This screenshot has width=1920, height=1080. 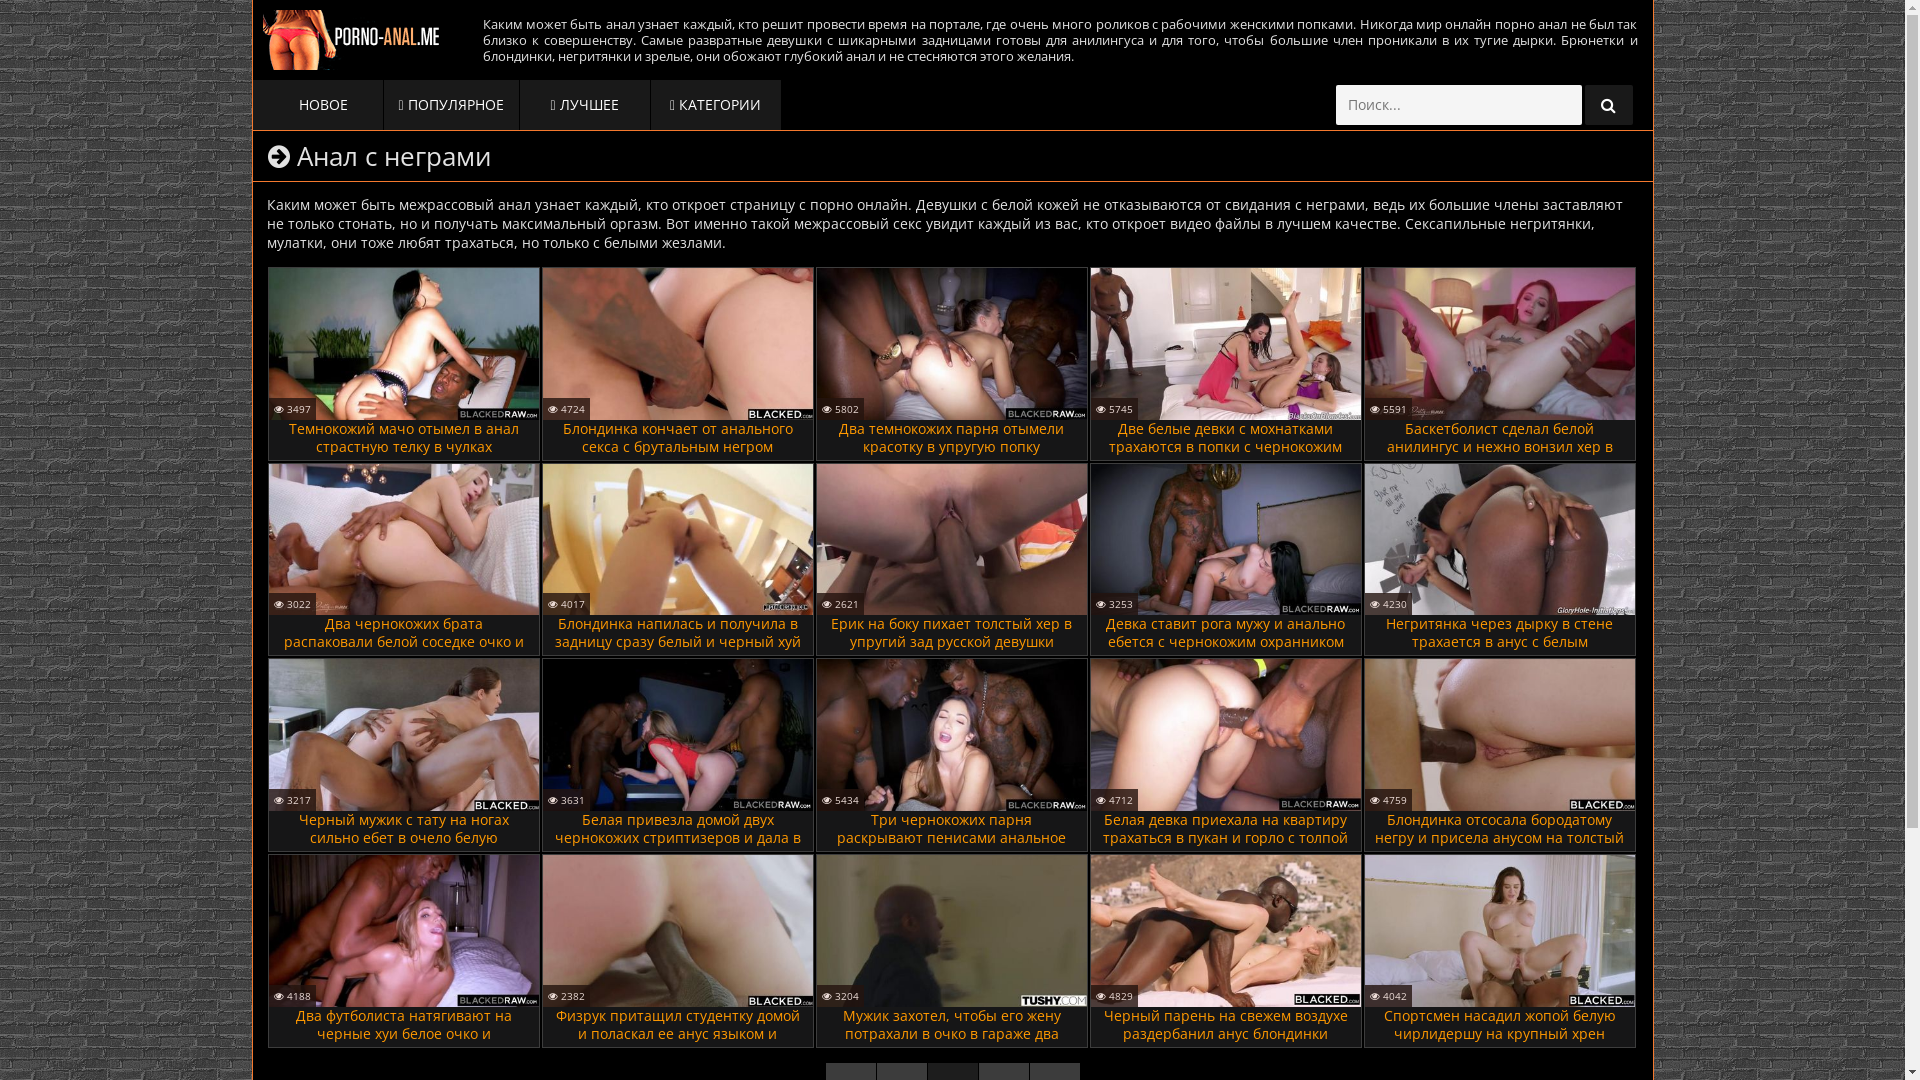 I want to click on 'Find', so click(x=1608, y=104).